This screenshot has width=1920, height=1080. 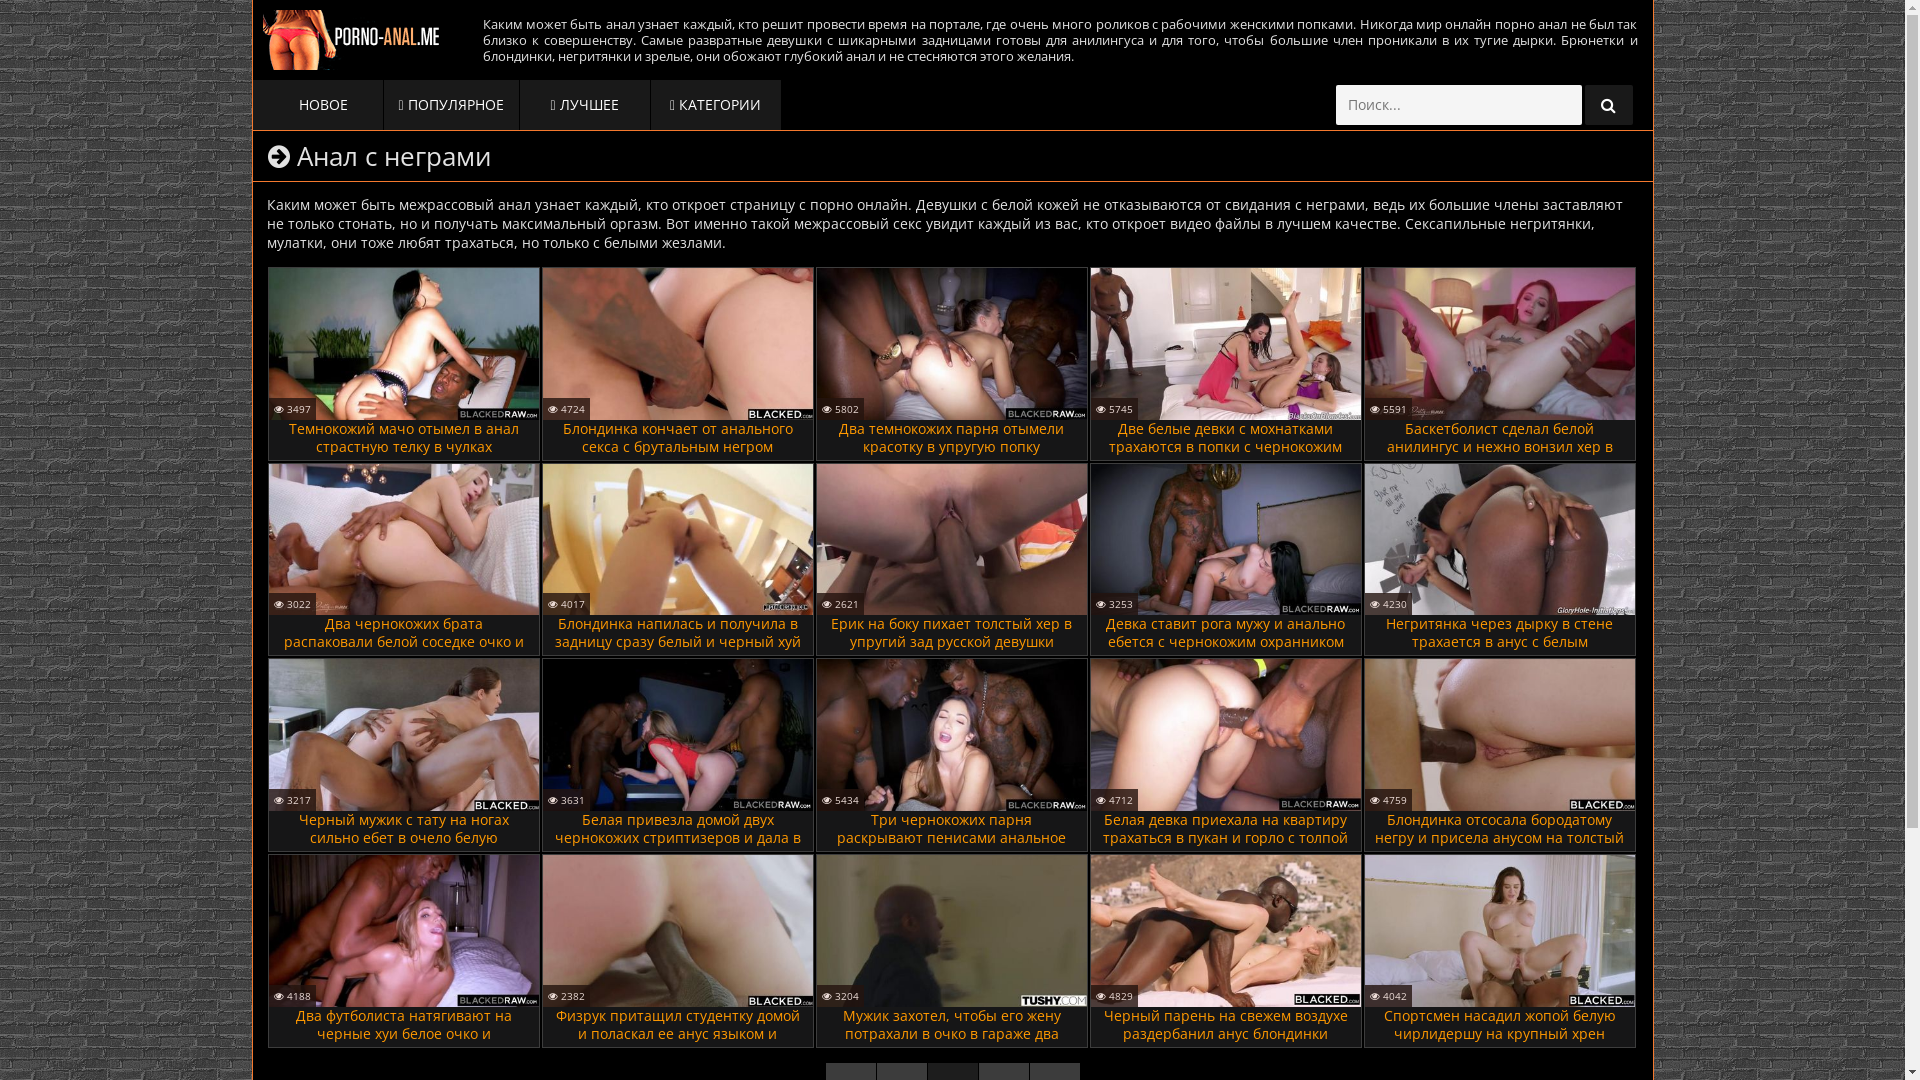 I want to click on 'Find', so click(x=1608, y=104).